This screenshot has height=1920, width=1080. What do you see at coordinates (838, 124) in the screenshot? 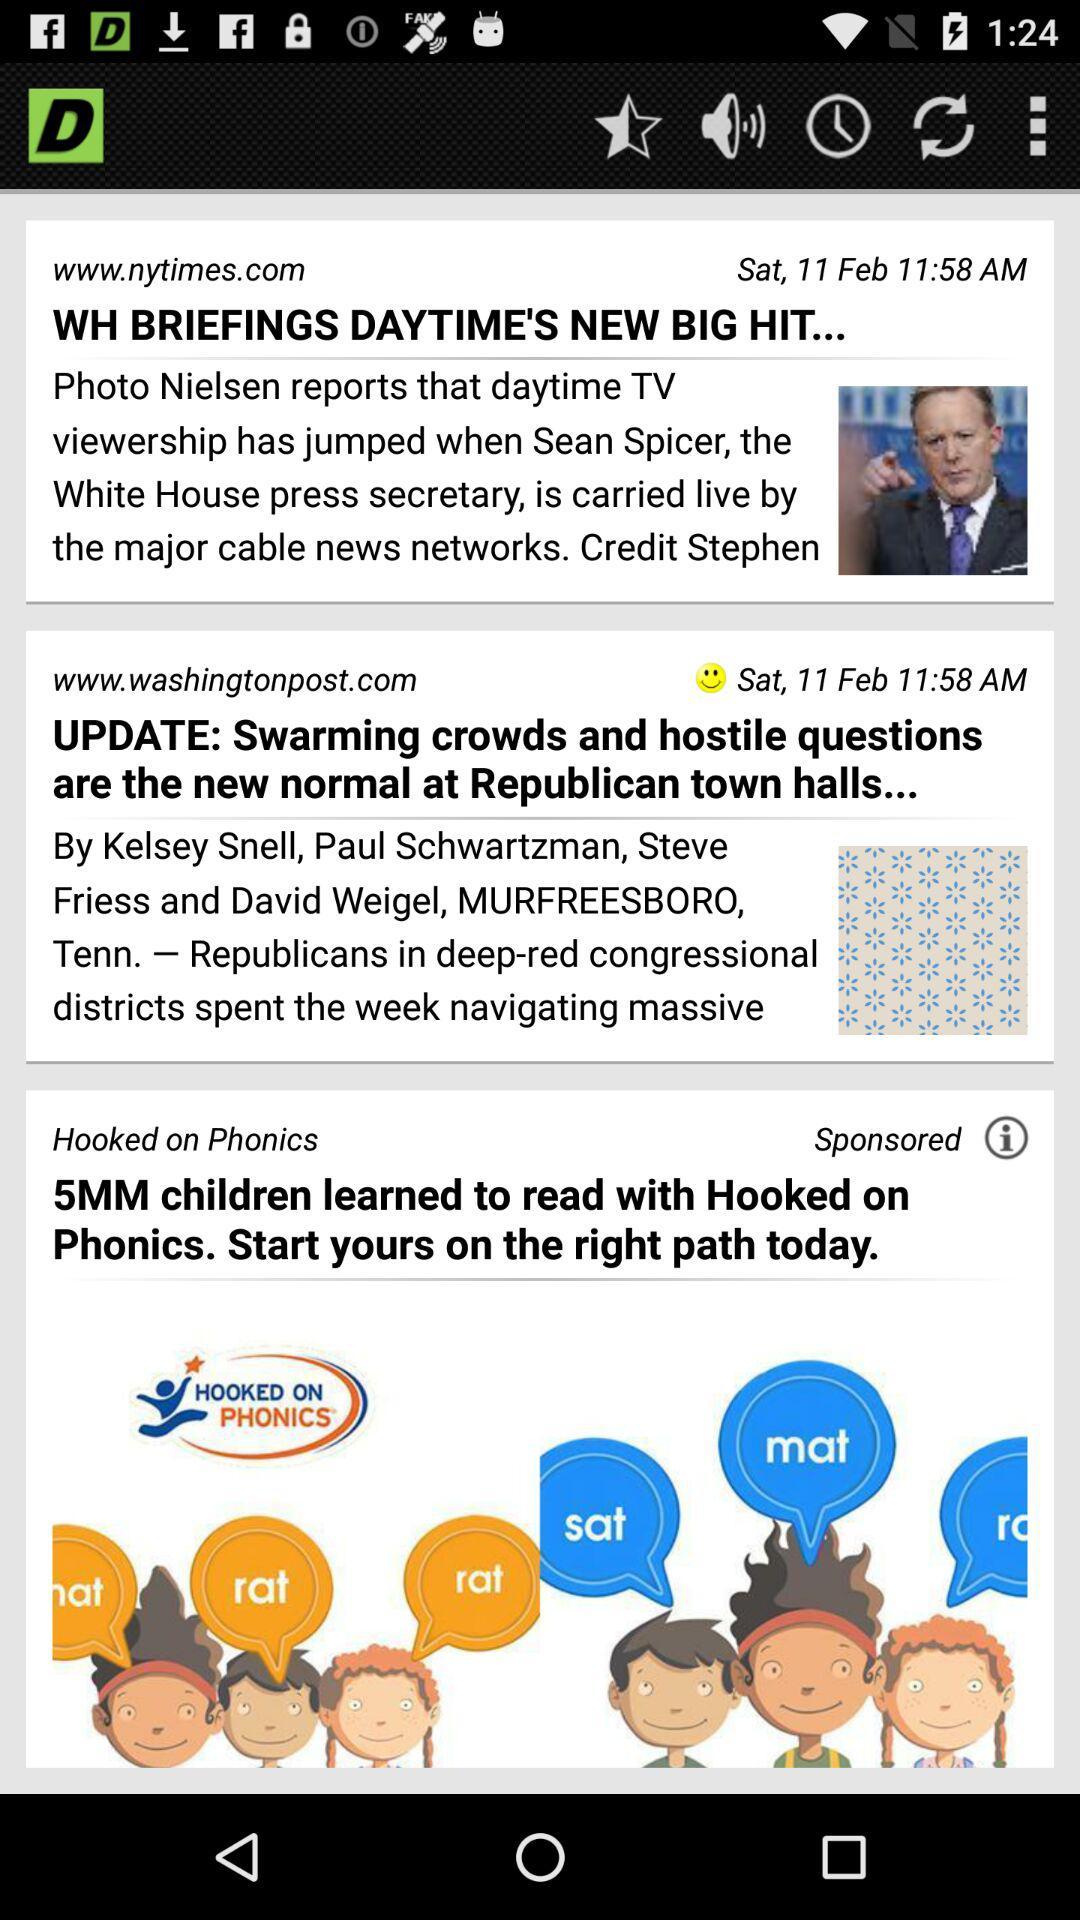
I see `see current news` at bounding box center [838, 124].